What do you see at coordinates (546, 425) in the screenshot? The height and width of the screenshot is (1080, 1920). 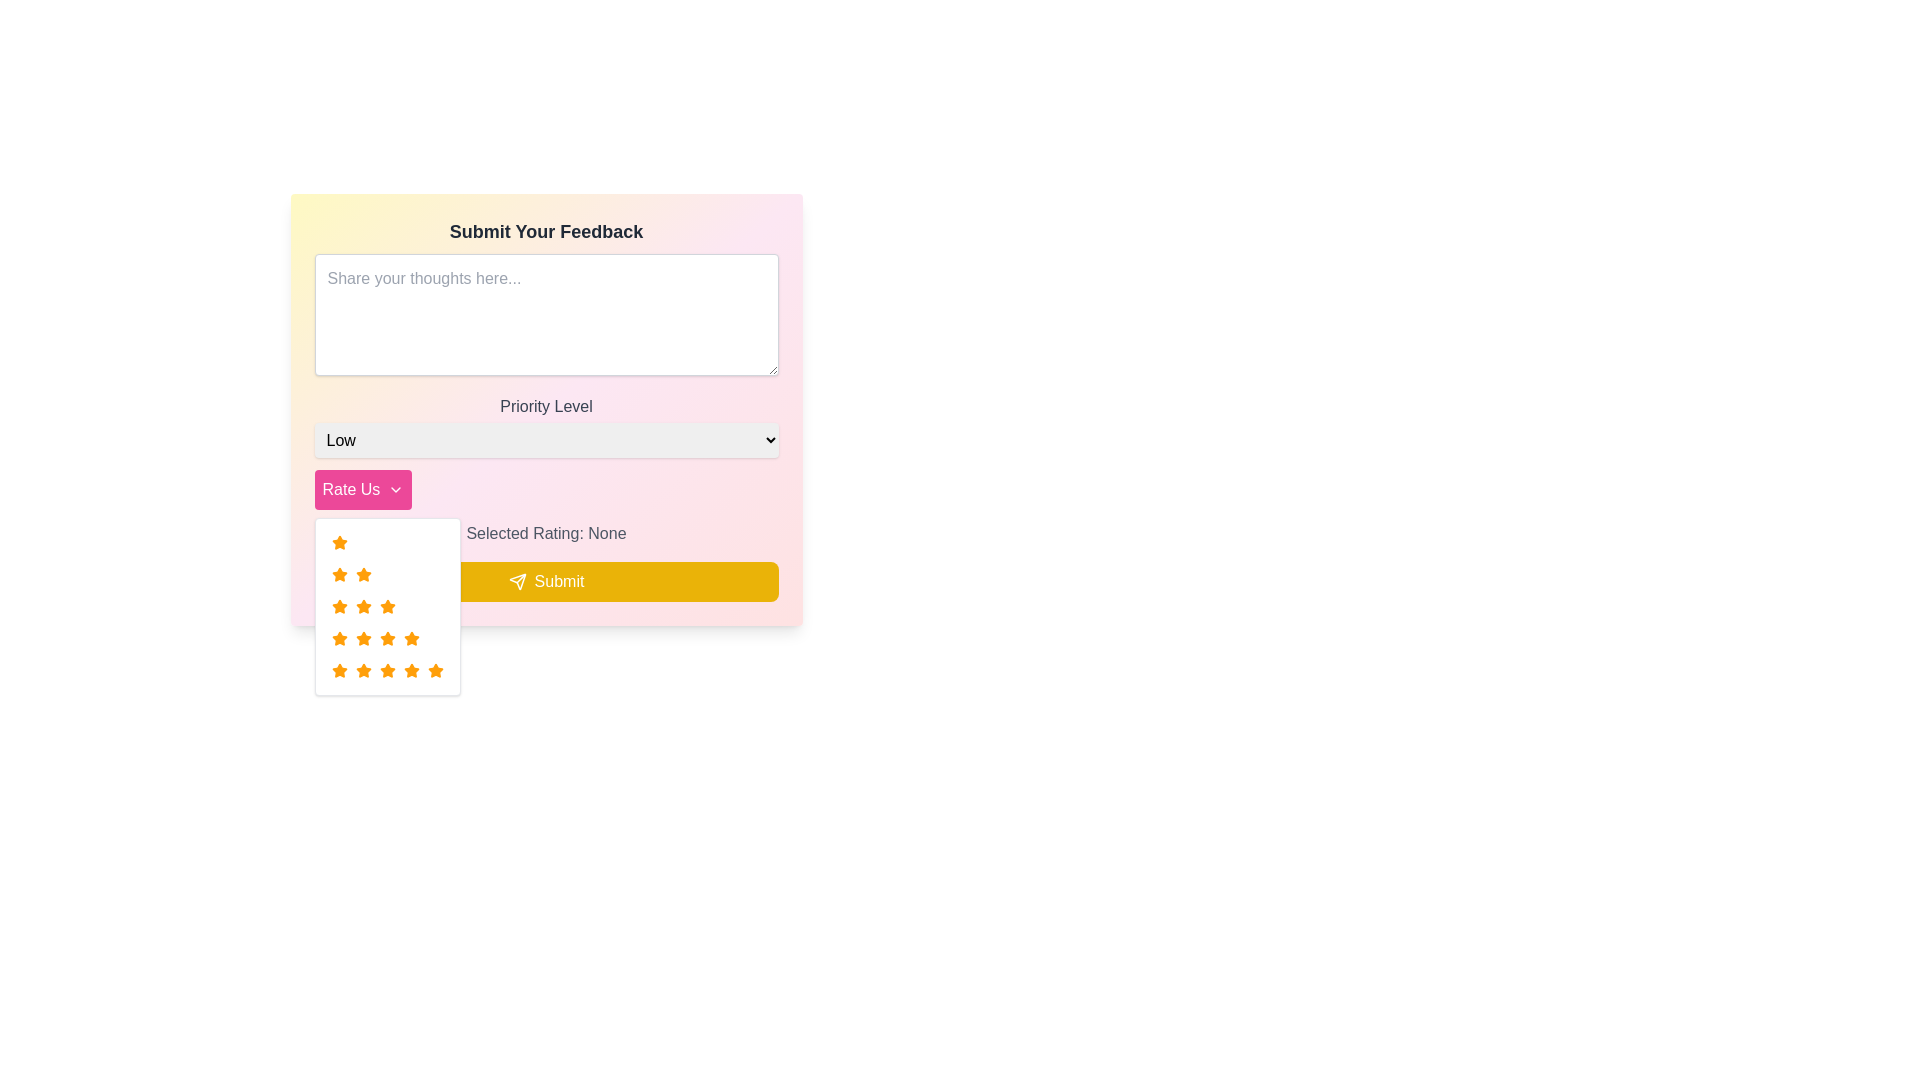 I see `the 'Priority Level' dropdown menu` at bounding box center [546, 425].